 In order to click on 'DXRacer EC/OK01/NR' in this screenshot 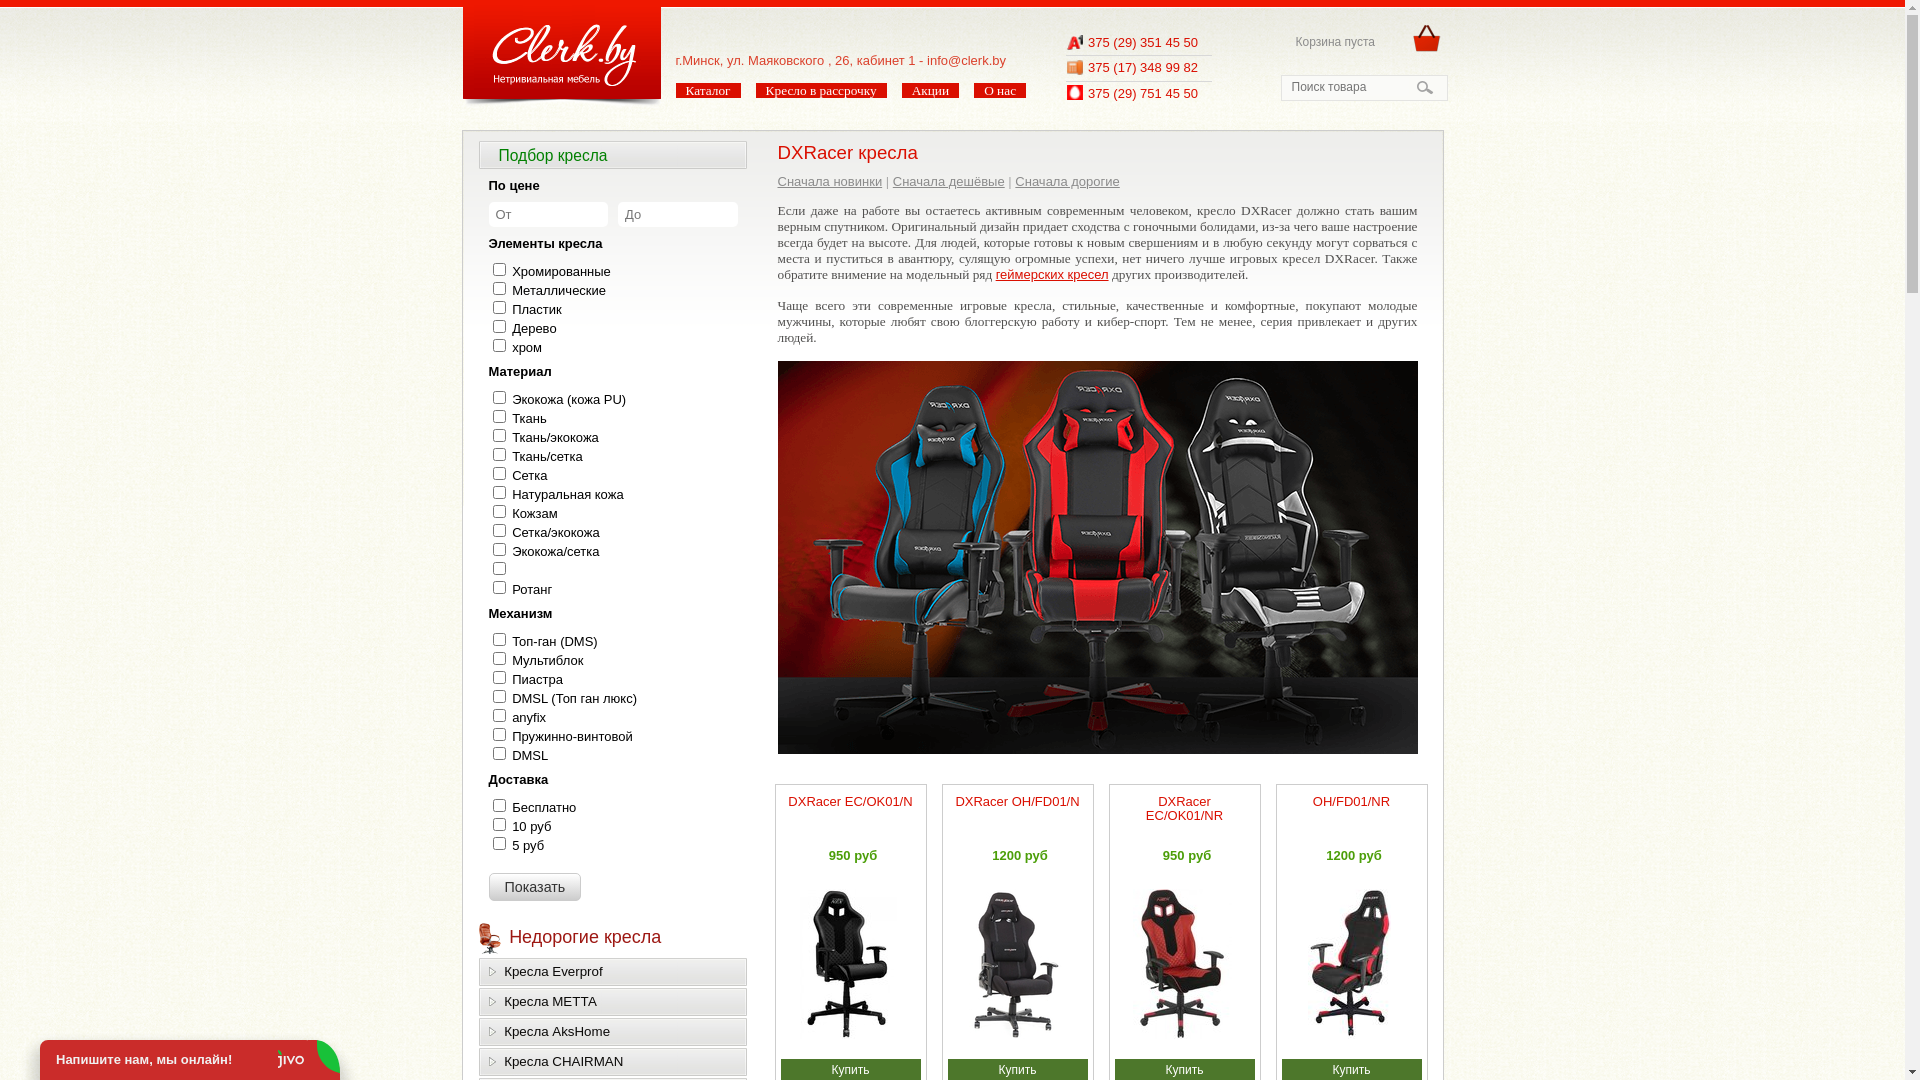, I will do `click(1184, 807)`.